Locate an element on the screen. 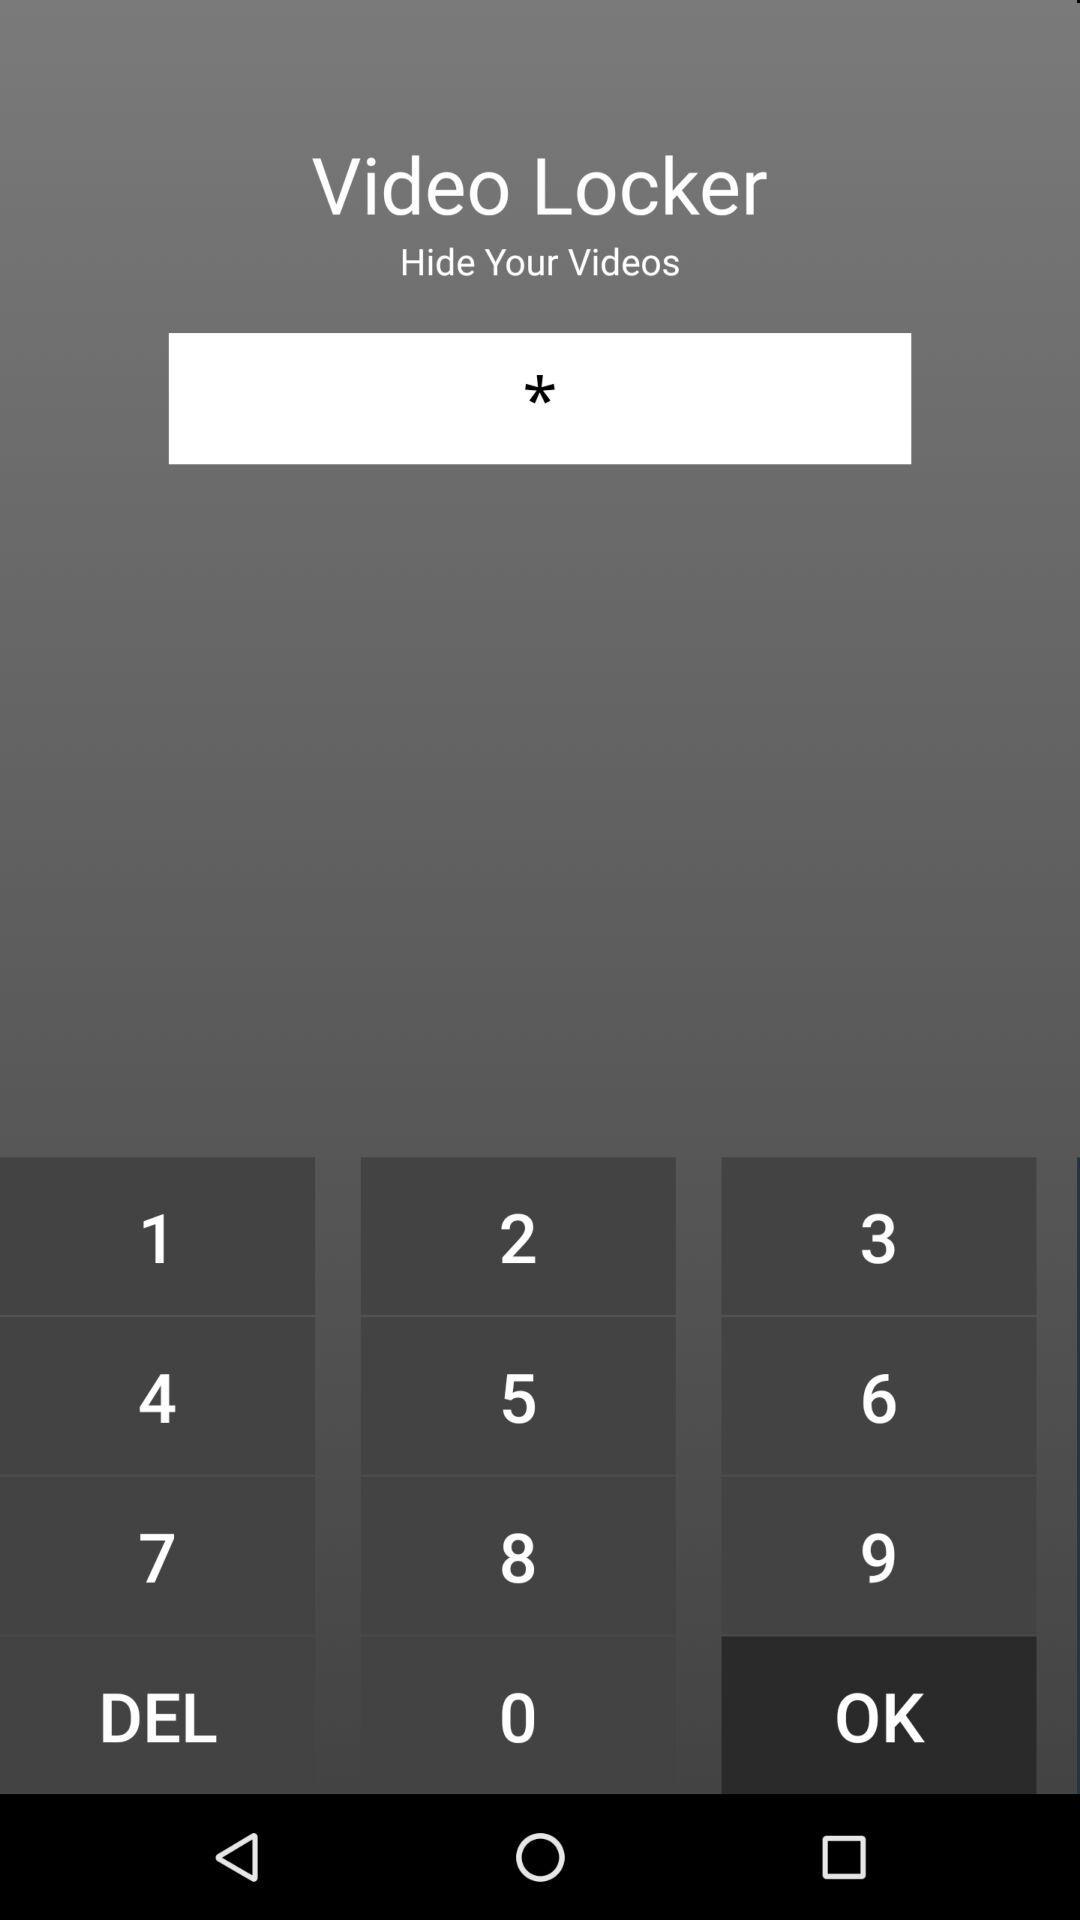 The width and height of the screenshot is (1080, 1920). the icon above the 7 icon is located at coordinates (156, 1394).